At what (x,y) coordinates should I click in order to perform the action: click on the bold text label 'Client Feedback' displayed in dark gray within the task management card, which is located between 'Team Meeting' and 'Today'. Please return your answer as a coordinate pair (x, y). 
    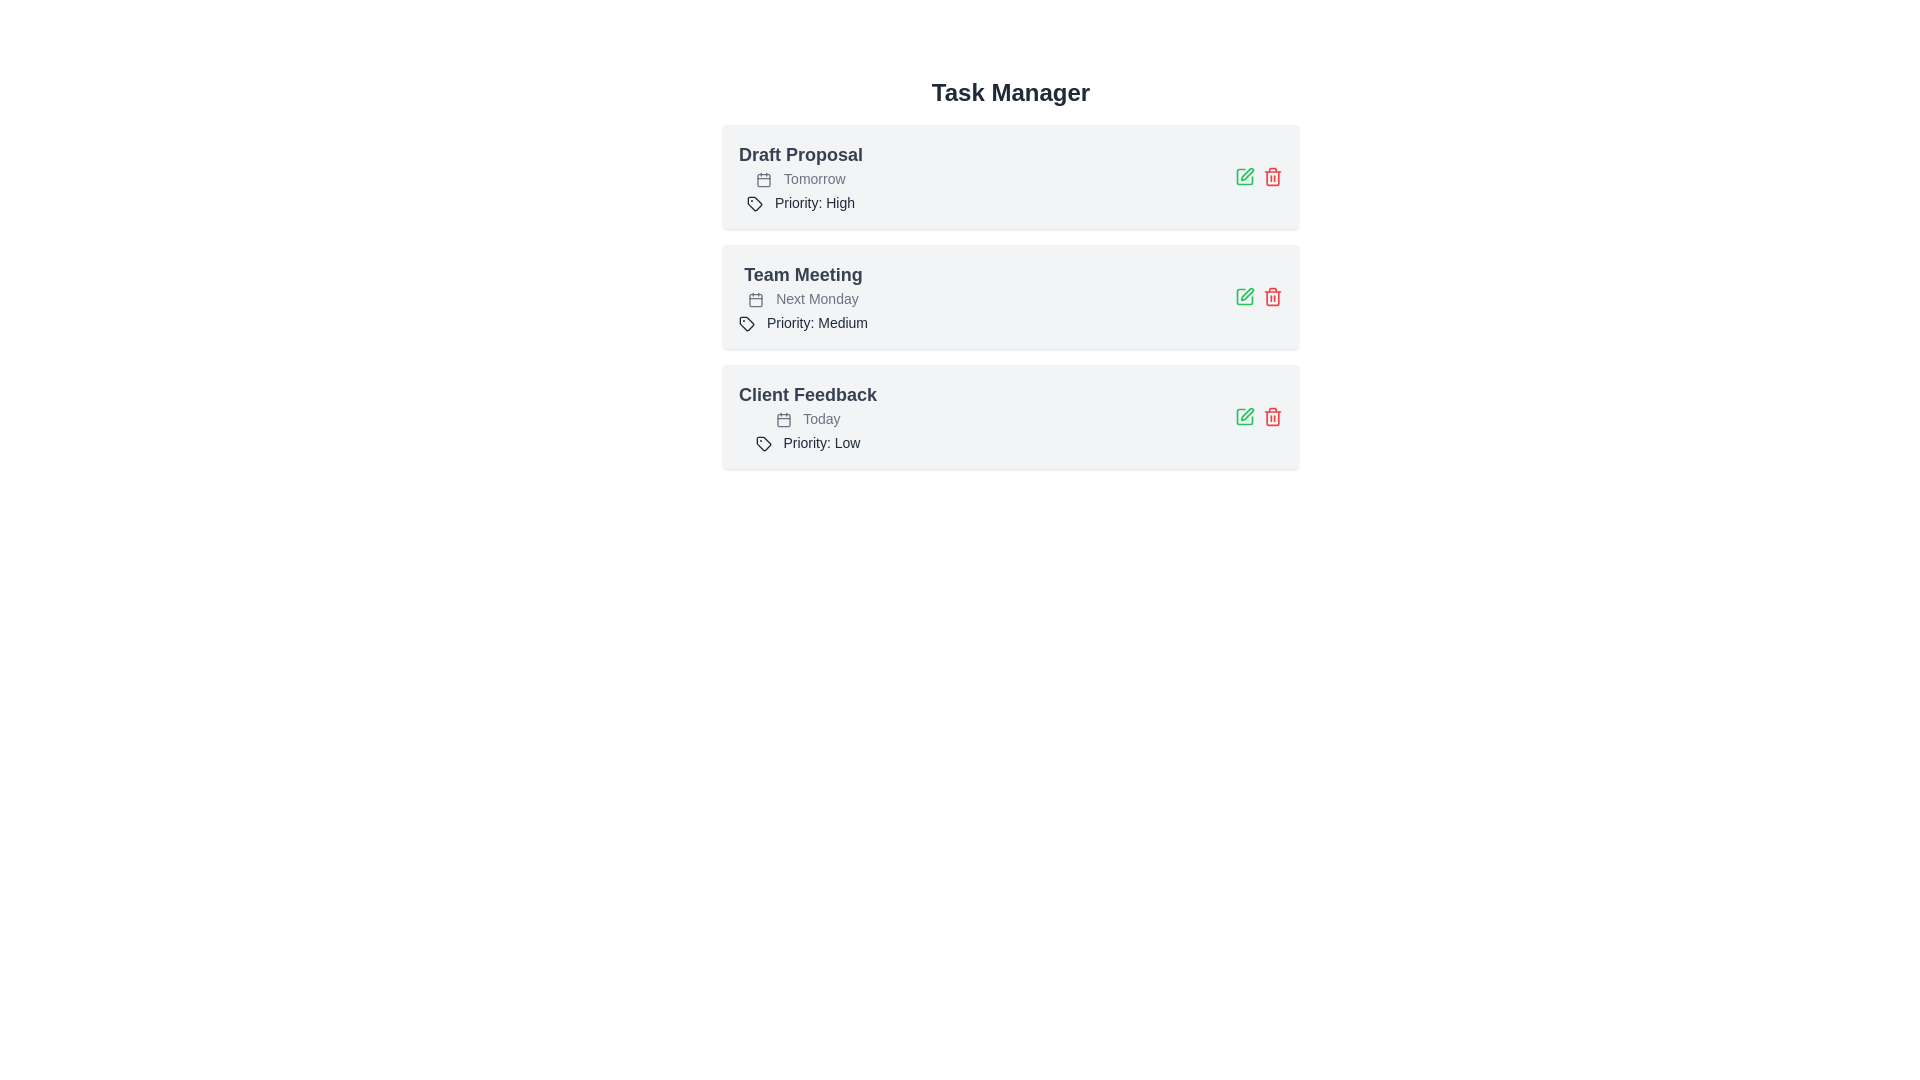
    Looking at the image, I should click on (807, 394).